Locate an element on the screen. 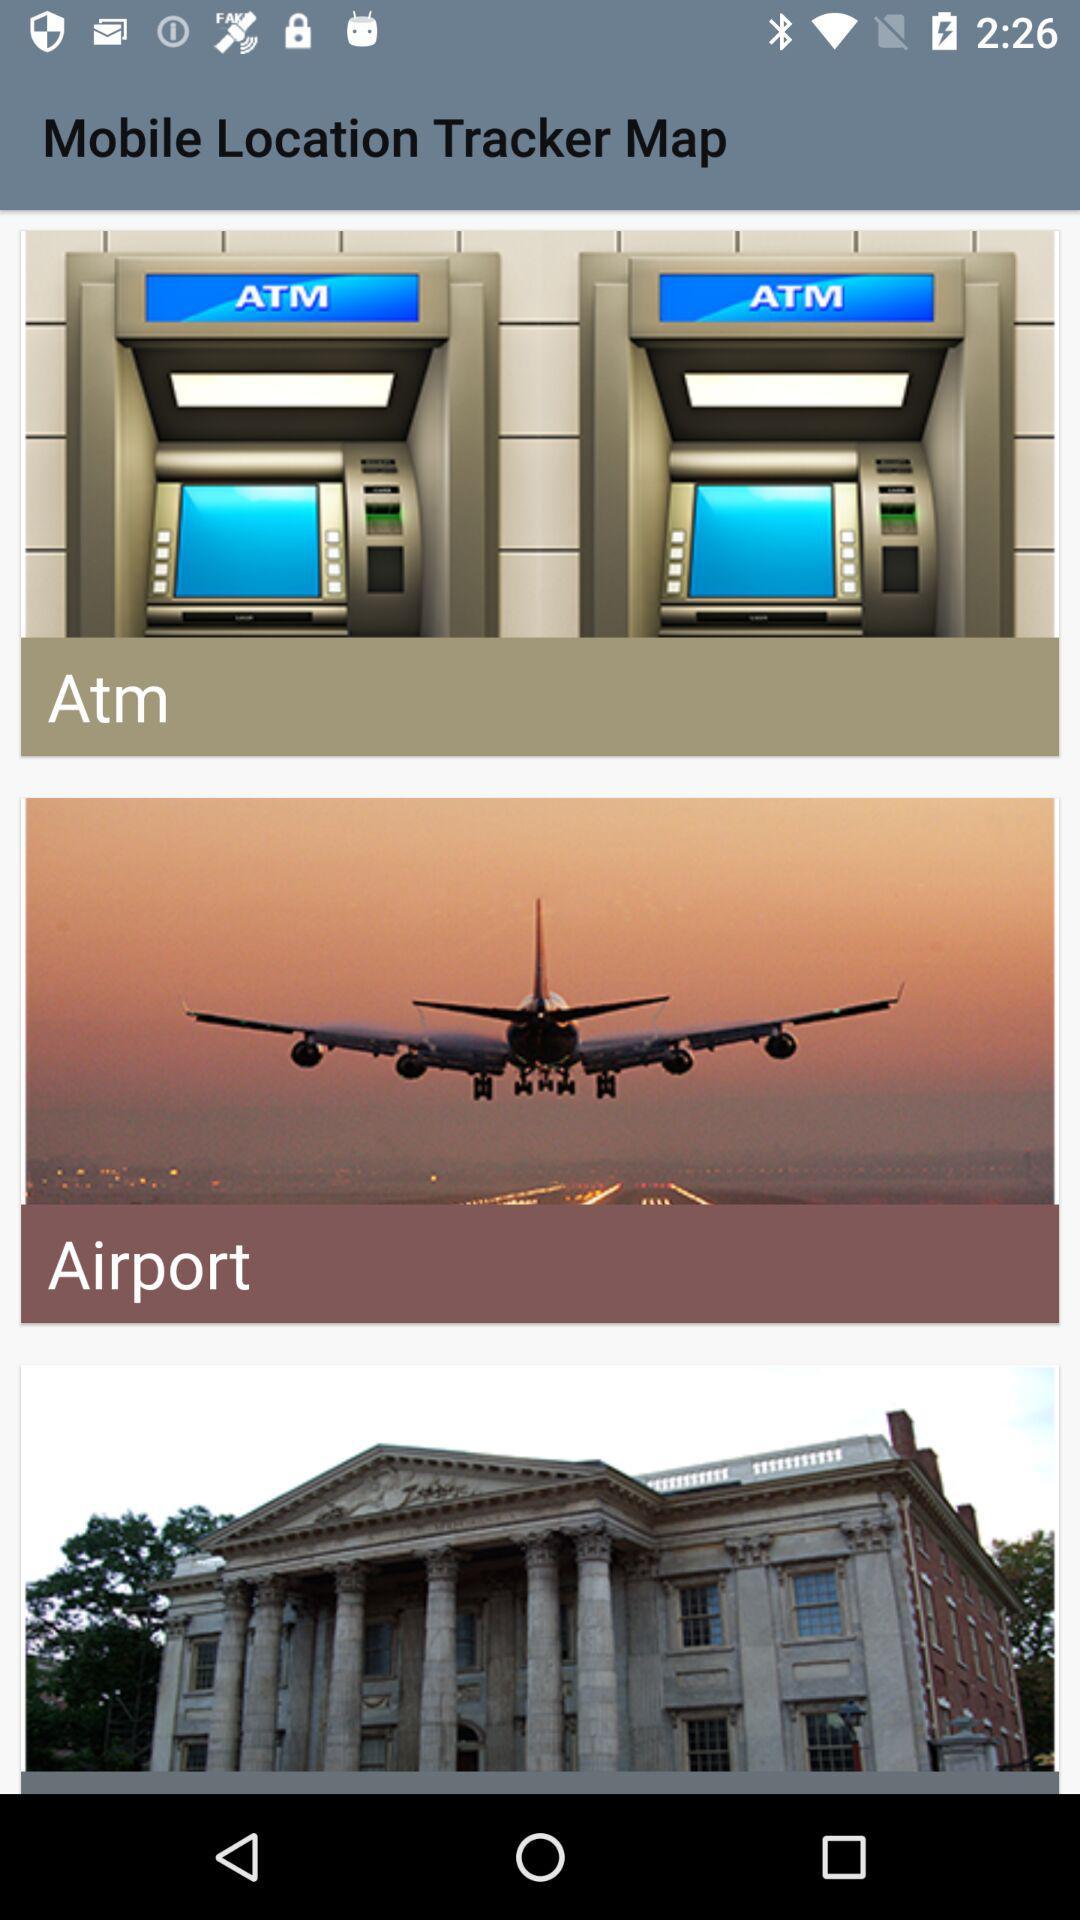  building is located at coordinates (540, 1578).